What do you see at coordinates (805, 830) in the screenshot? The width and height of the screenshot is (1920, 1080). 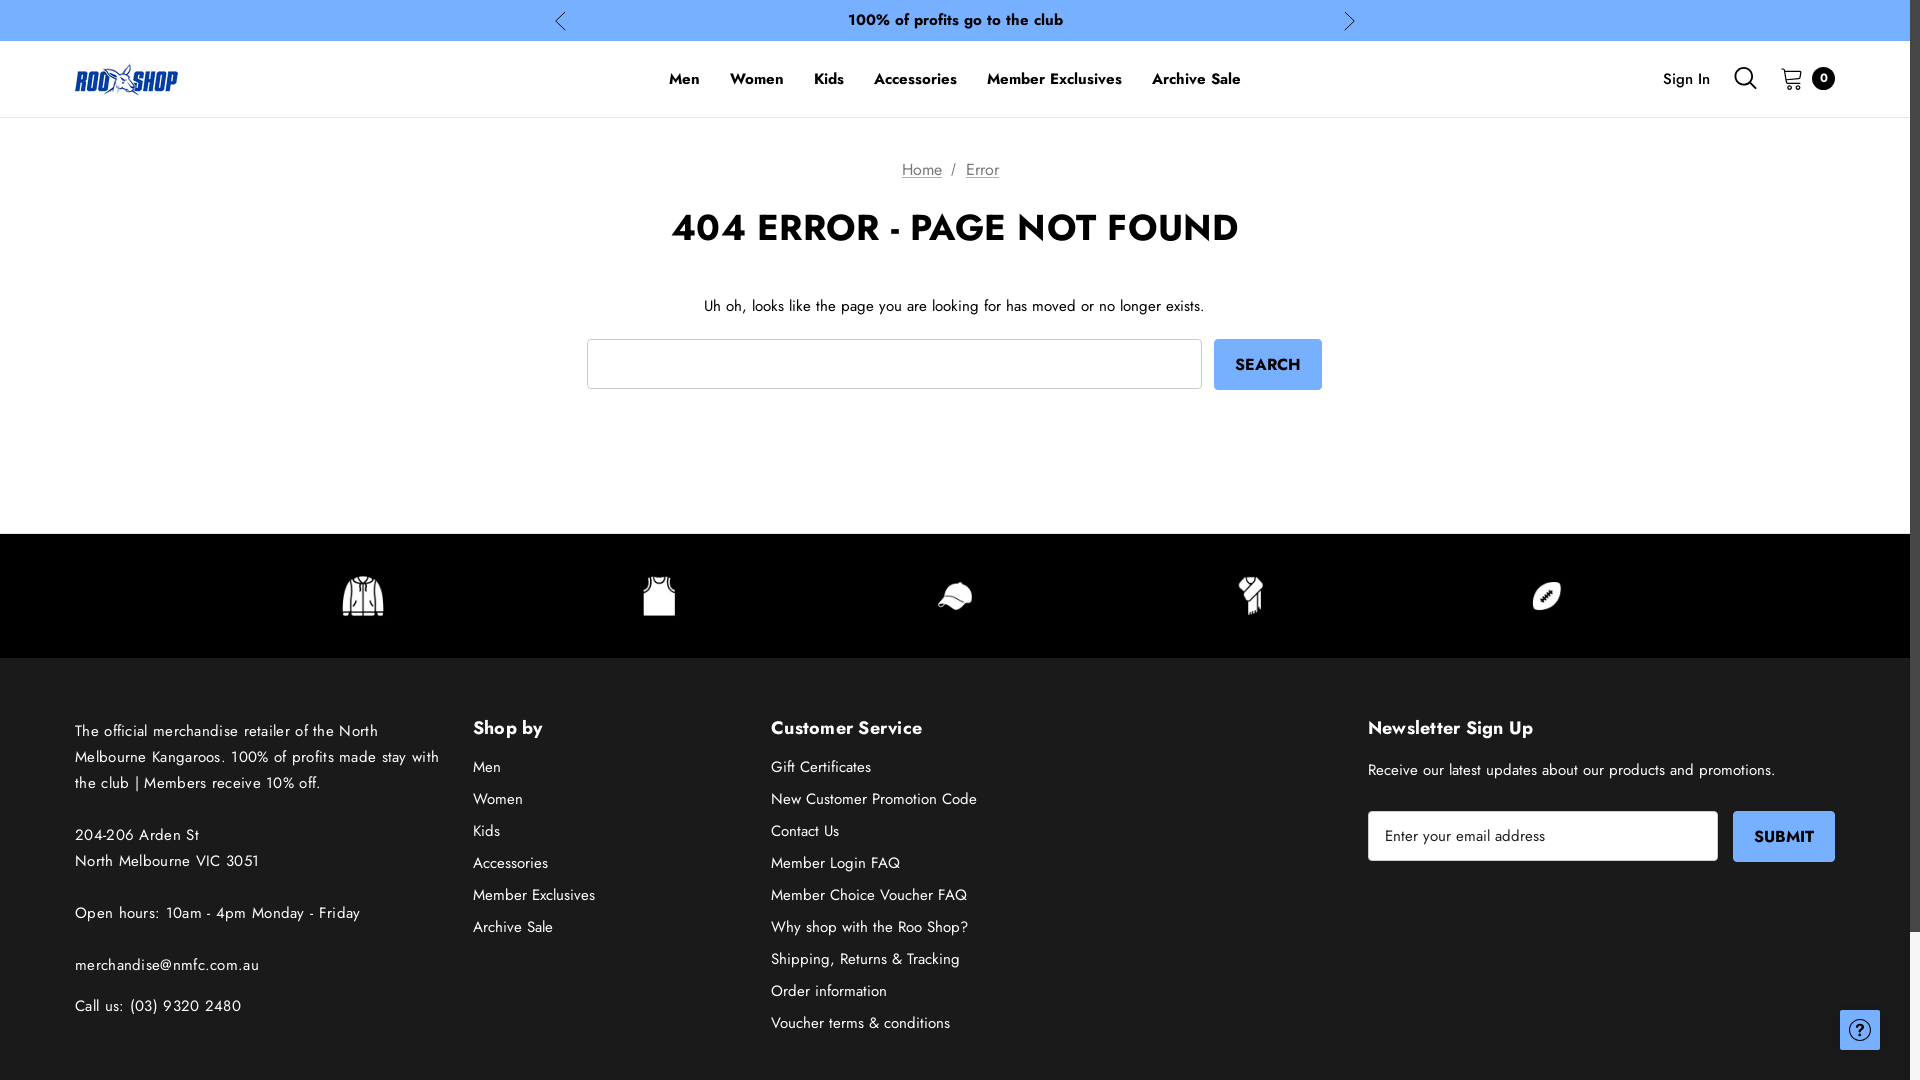 I see `'Contact Us'` at bounding box center [805, 830].